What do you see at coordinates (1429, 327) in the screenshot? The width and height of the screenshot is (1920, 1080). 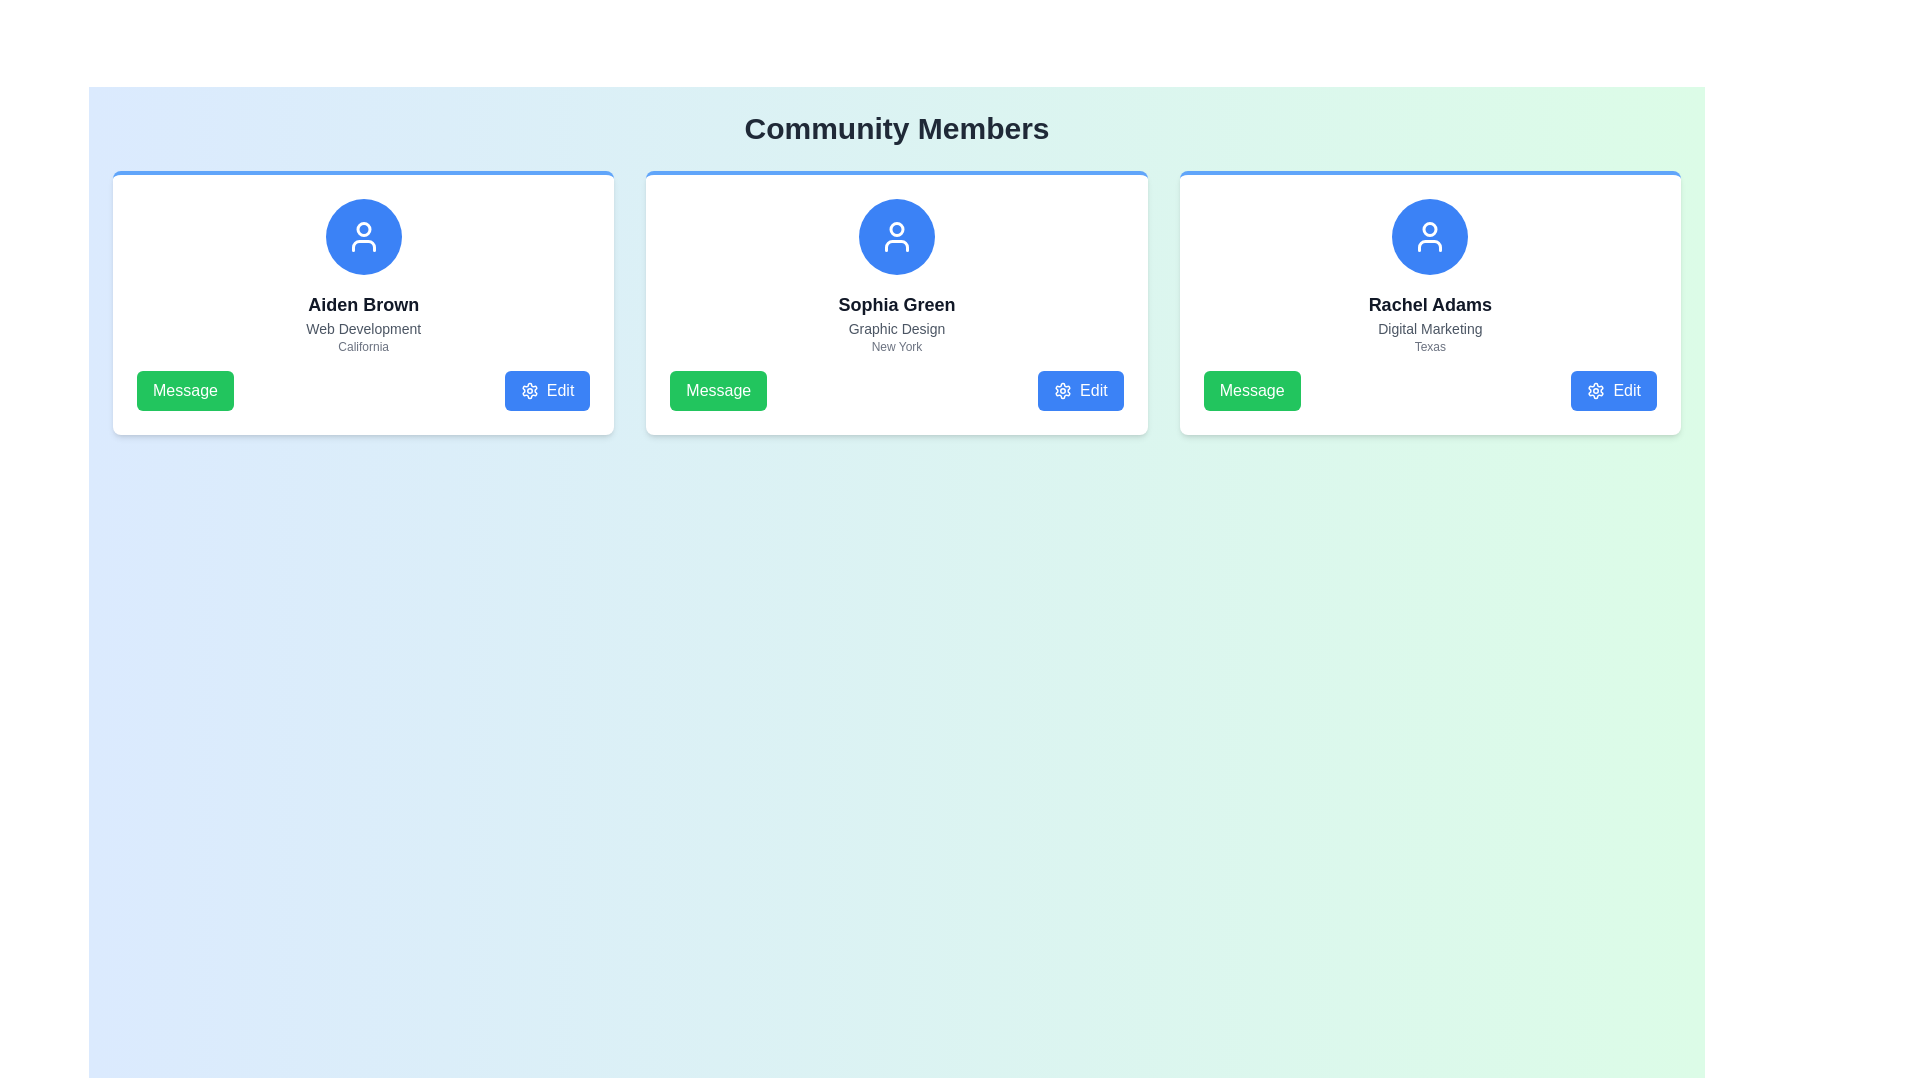 I see `displayed text 'Digital Marketing' from the text label located below 'Rachel Adams' and above 'Texas' in the last profile card` at bounding box center [1429, 327].